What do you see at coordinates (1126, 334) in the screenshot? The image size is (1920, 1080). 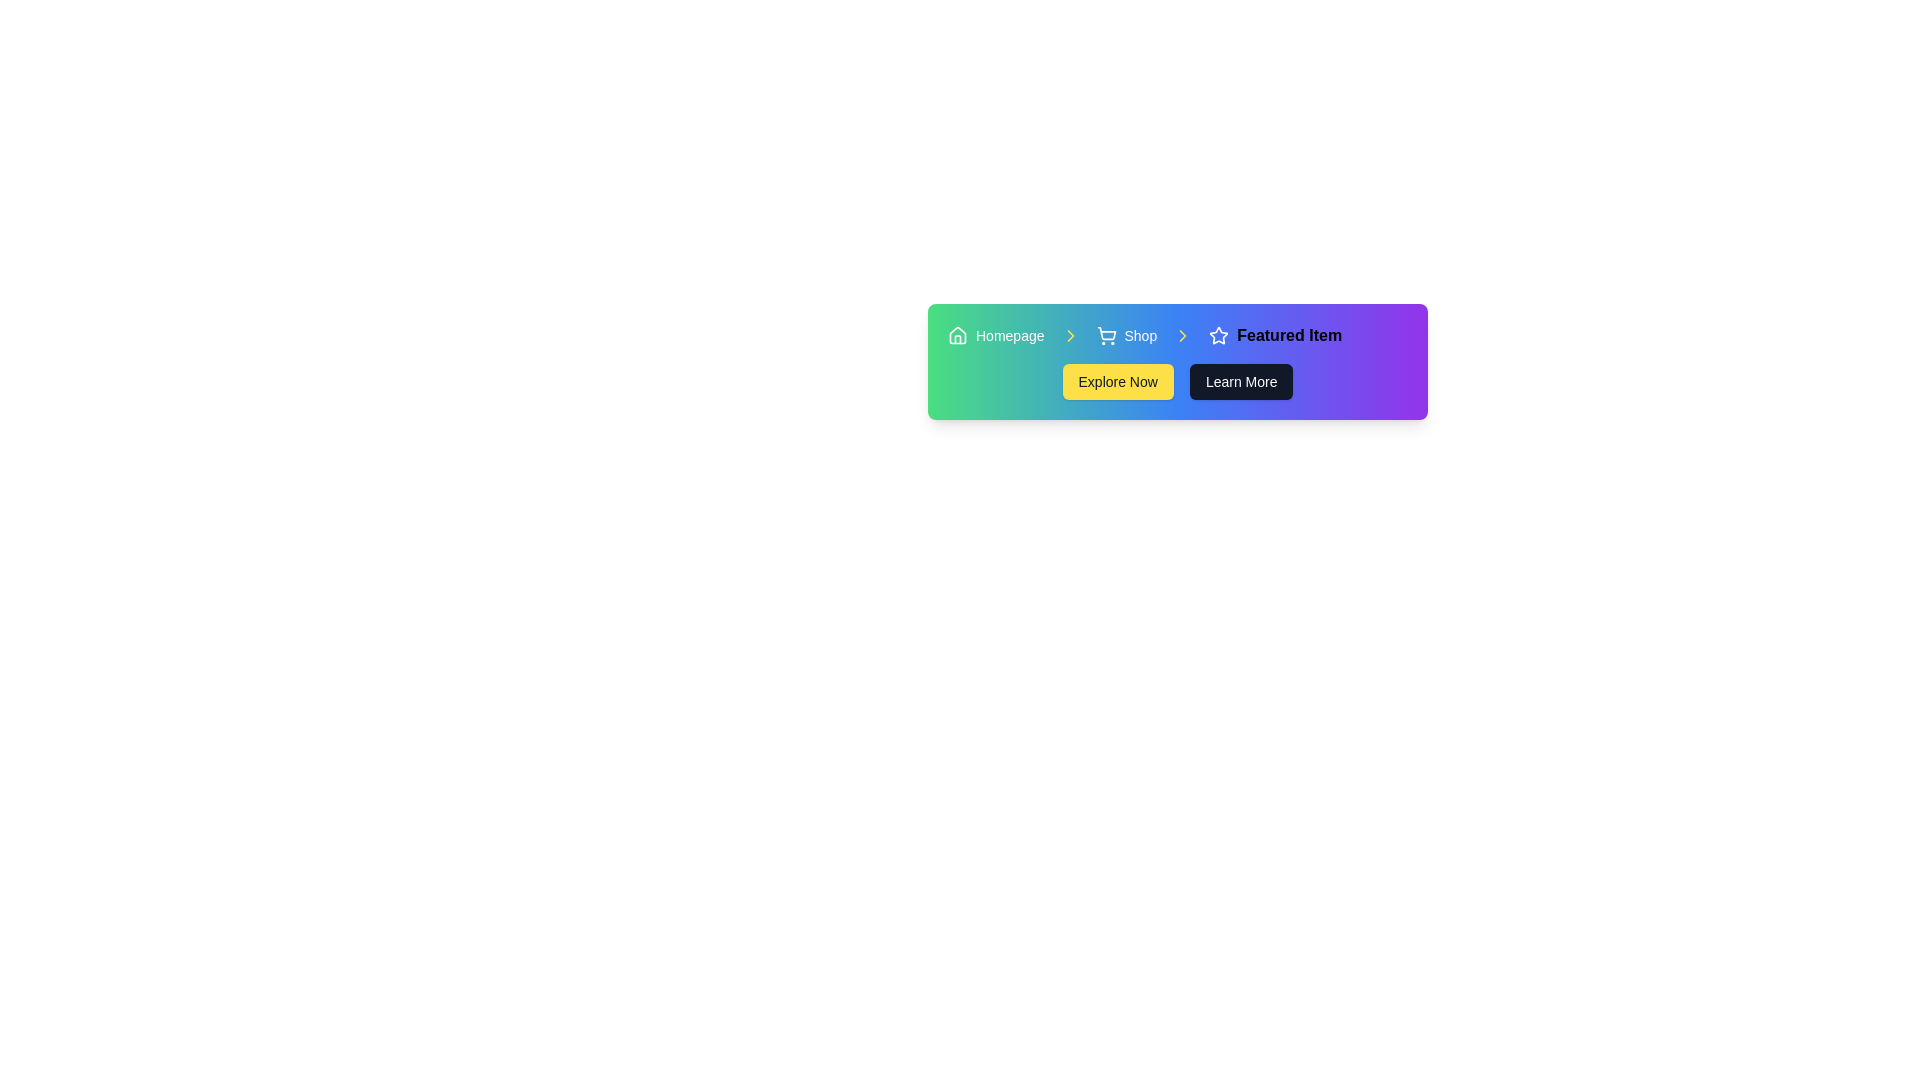 I see `the Breadcrumb Navigation Item labeled 'Shop', which features a shopping cart icon and is styled in white against a gradient background` at bounding box center [1126, 334].